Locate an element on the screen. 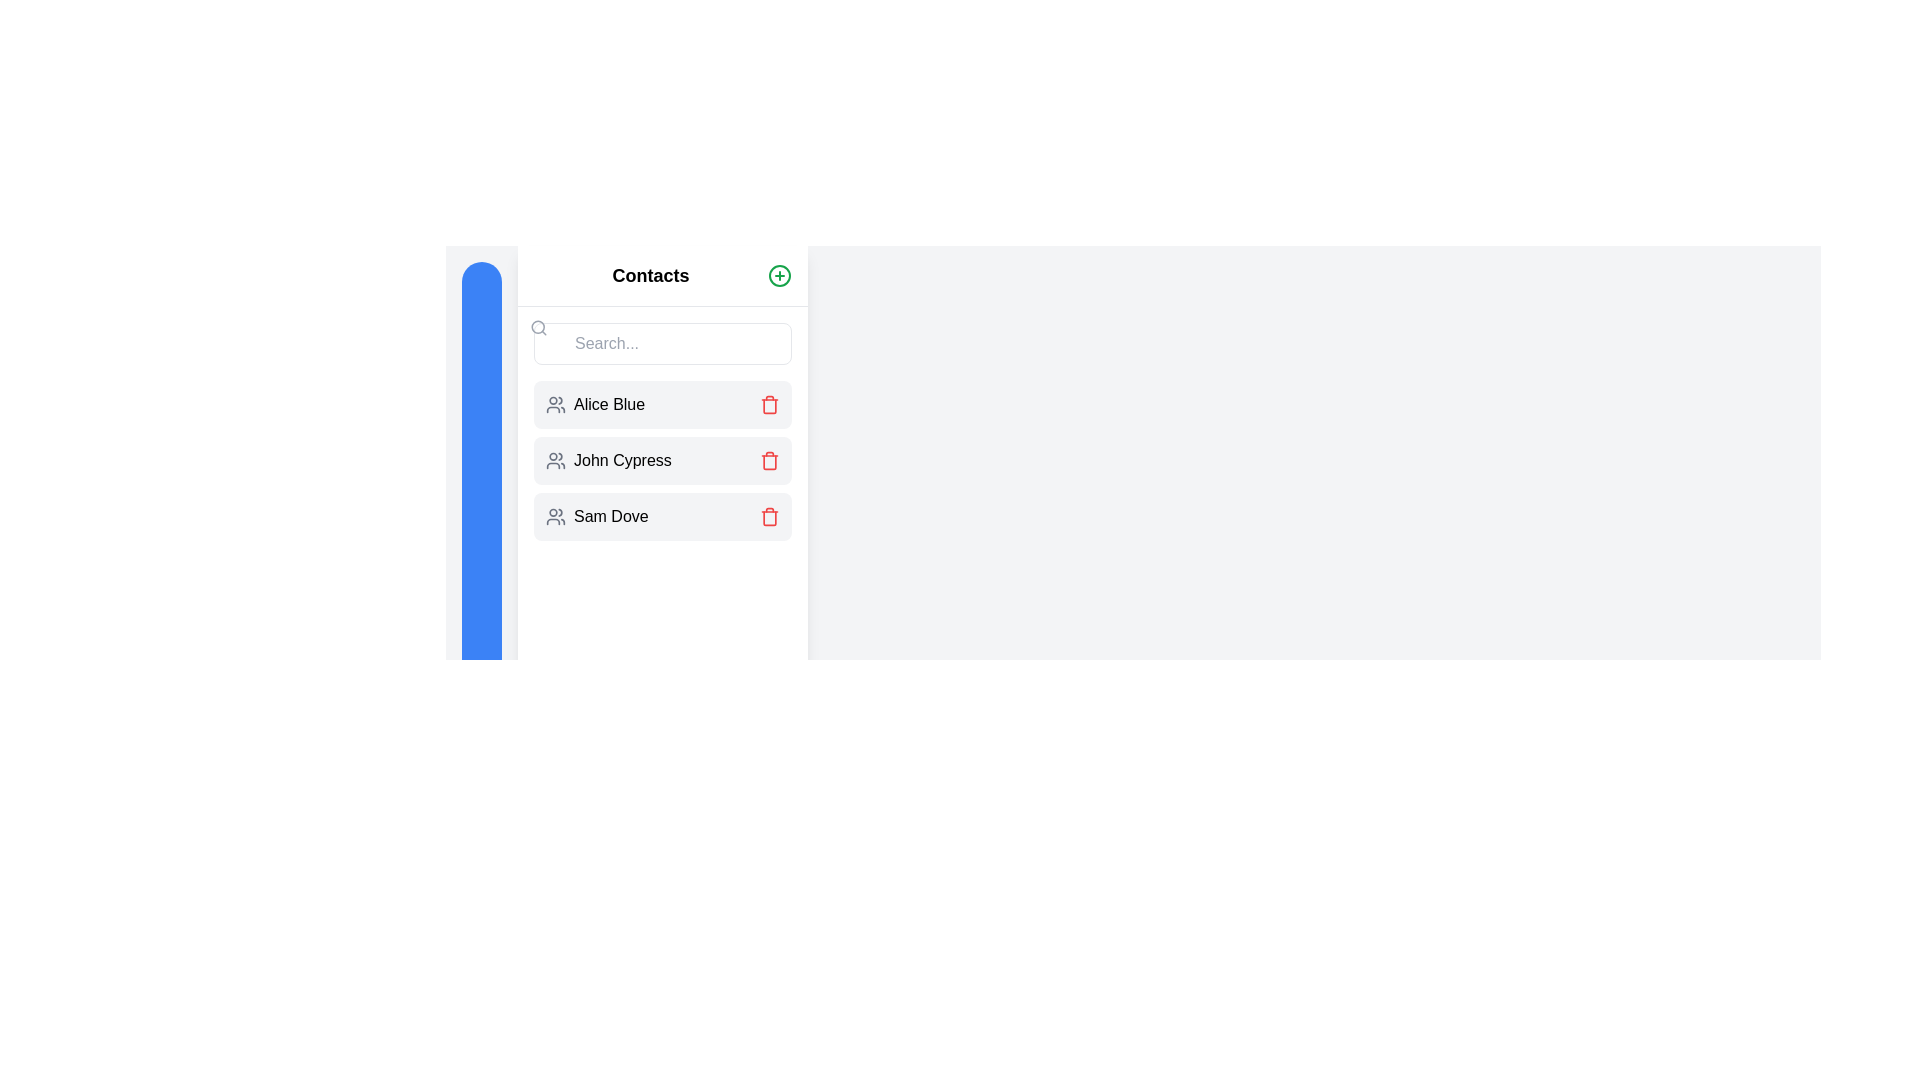 The height and width of the screenshot is (1080, 1920). the gray icon resembling a group of two individuals located at the leftmost position of a horizontal layout, which includes a text label 'Alice Blue' to its right is located at coordinates (556, 405).